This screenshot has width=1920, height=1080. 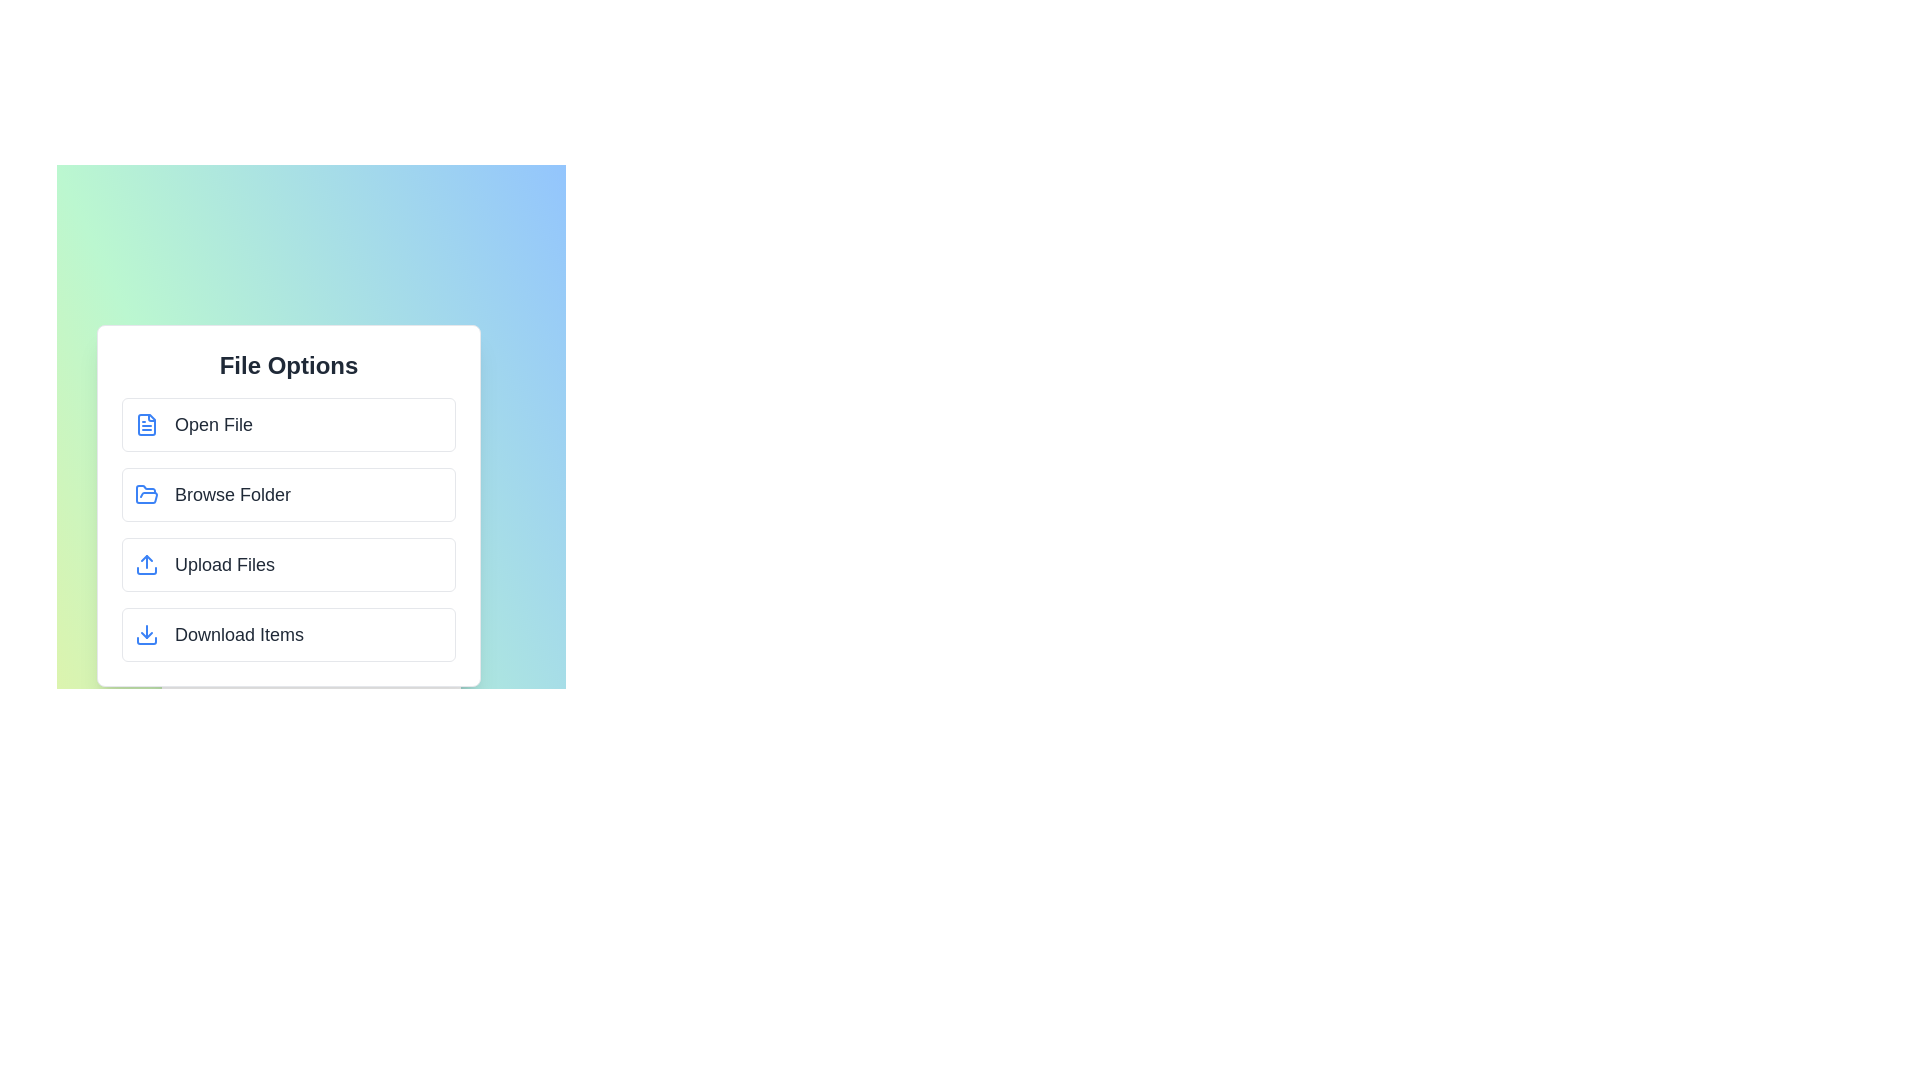 What do you see at coordinates (287, 494) in the screenshot?
I see `the 'Browse Folder' option in the menu` at bounding box center [287, 494].